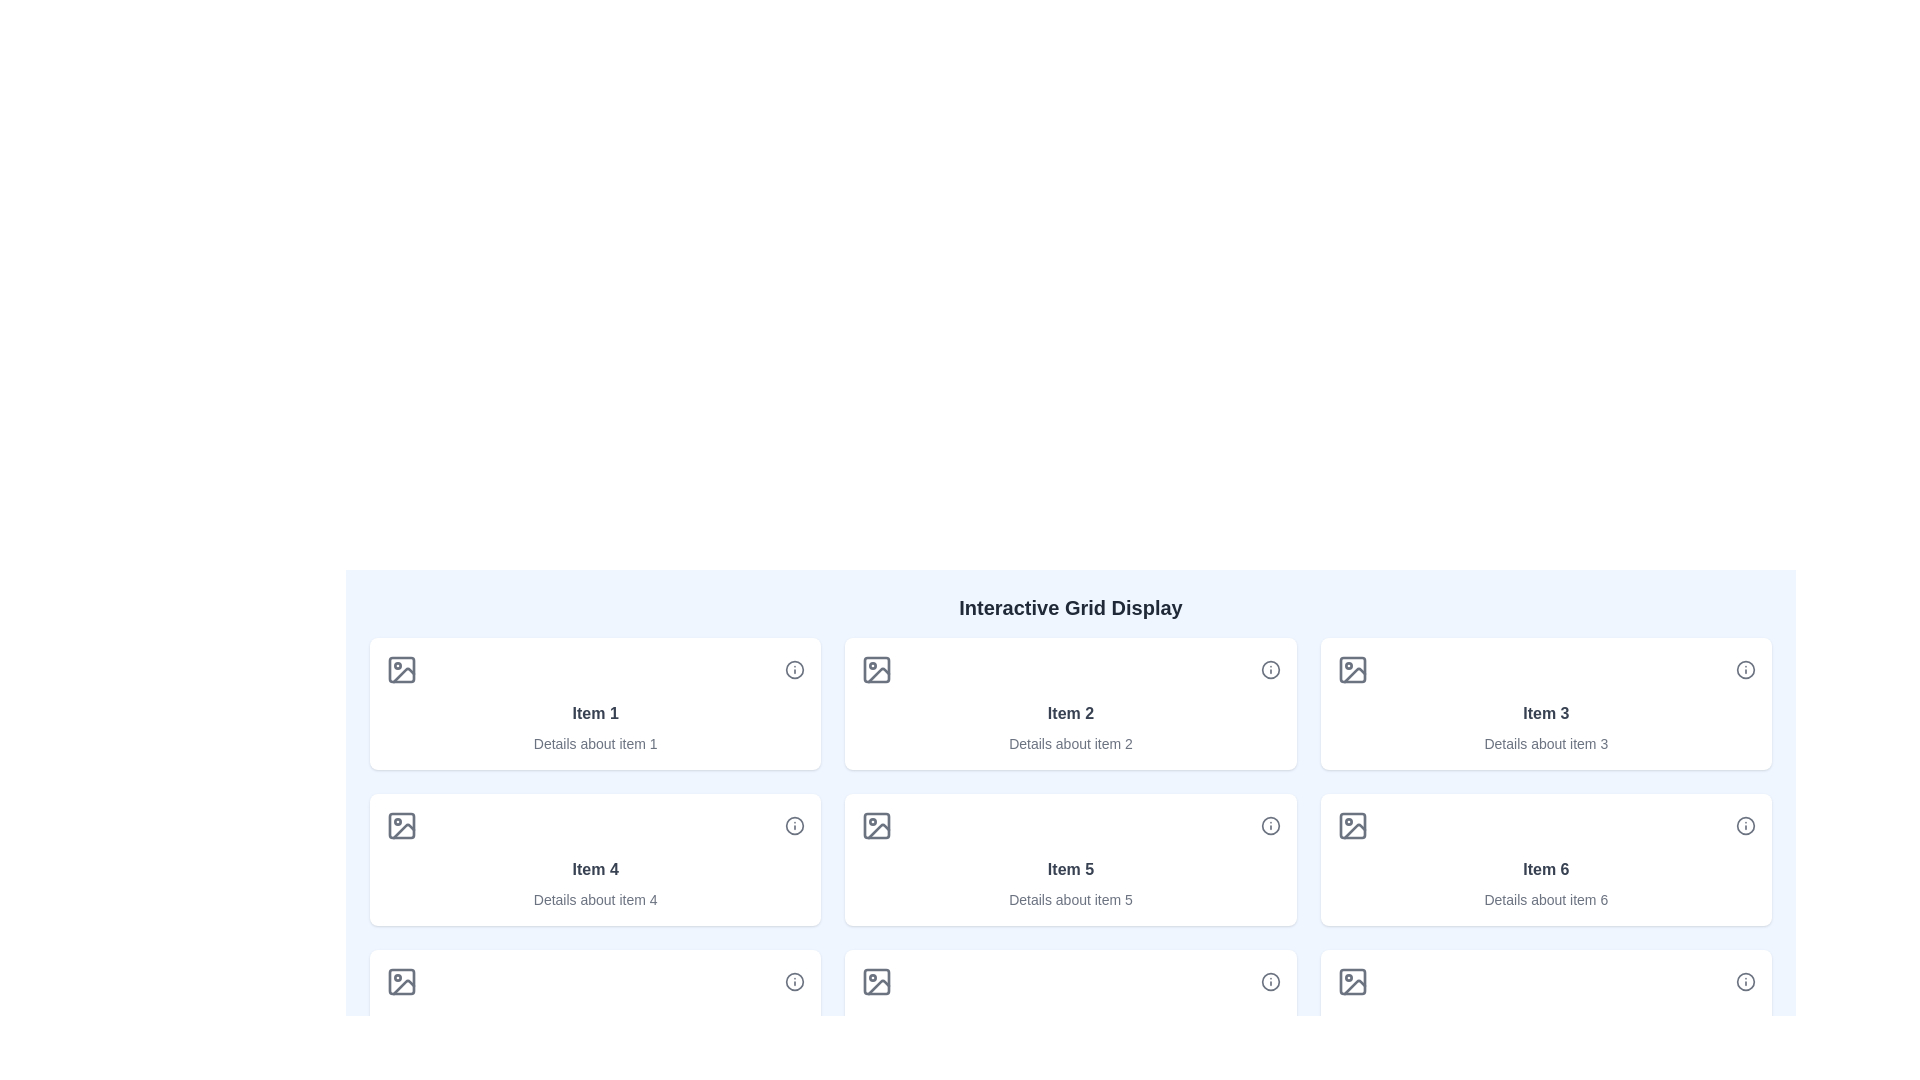 The height and width of the screenshot is (1080, 1920). I want to click on the informational text block containing the title 'Item 3' and details about item 3, which is styled in bold and smaller gray font, located in the top-right of the grid layout, so click(1545, 728).